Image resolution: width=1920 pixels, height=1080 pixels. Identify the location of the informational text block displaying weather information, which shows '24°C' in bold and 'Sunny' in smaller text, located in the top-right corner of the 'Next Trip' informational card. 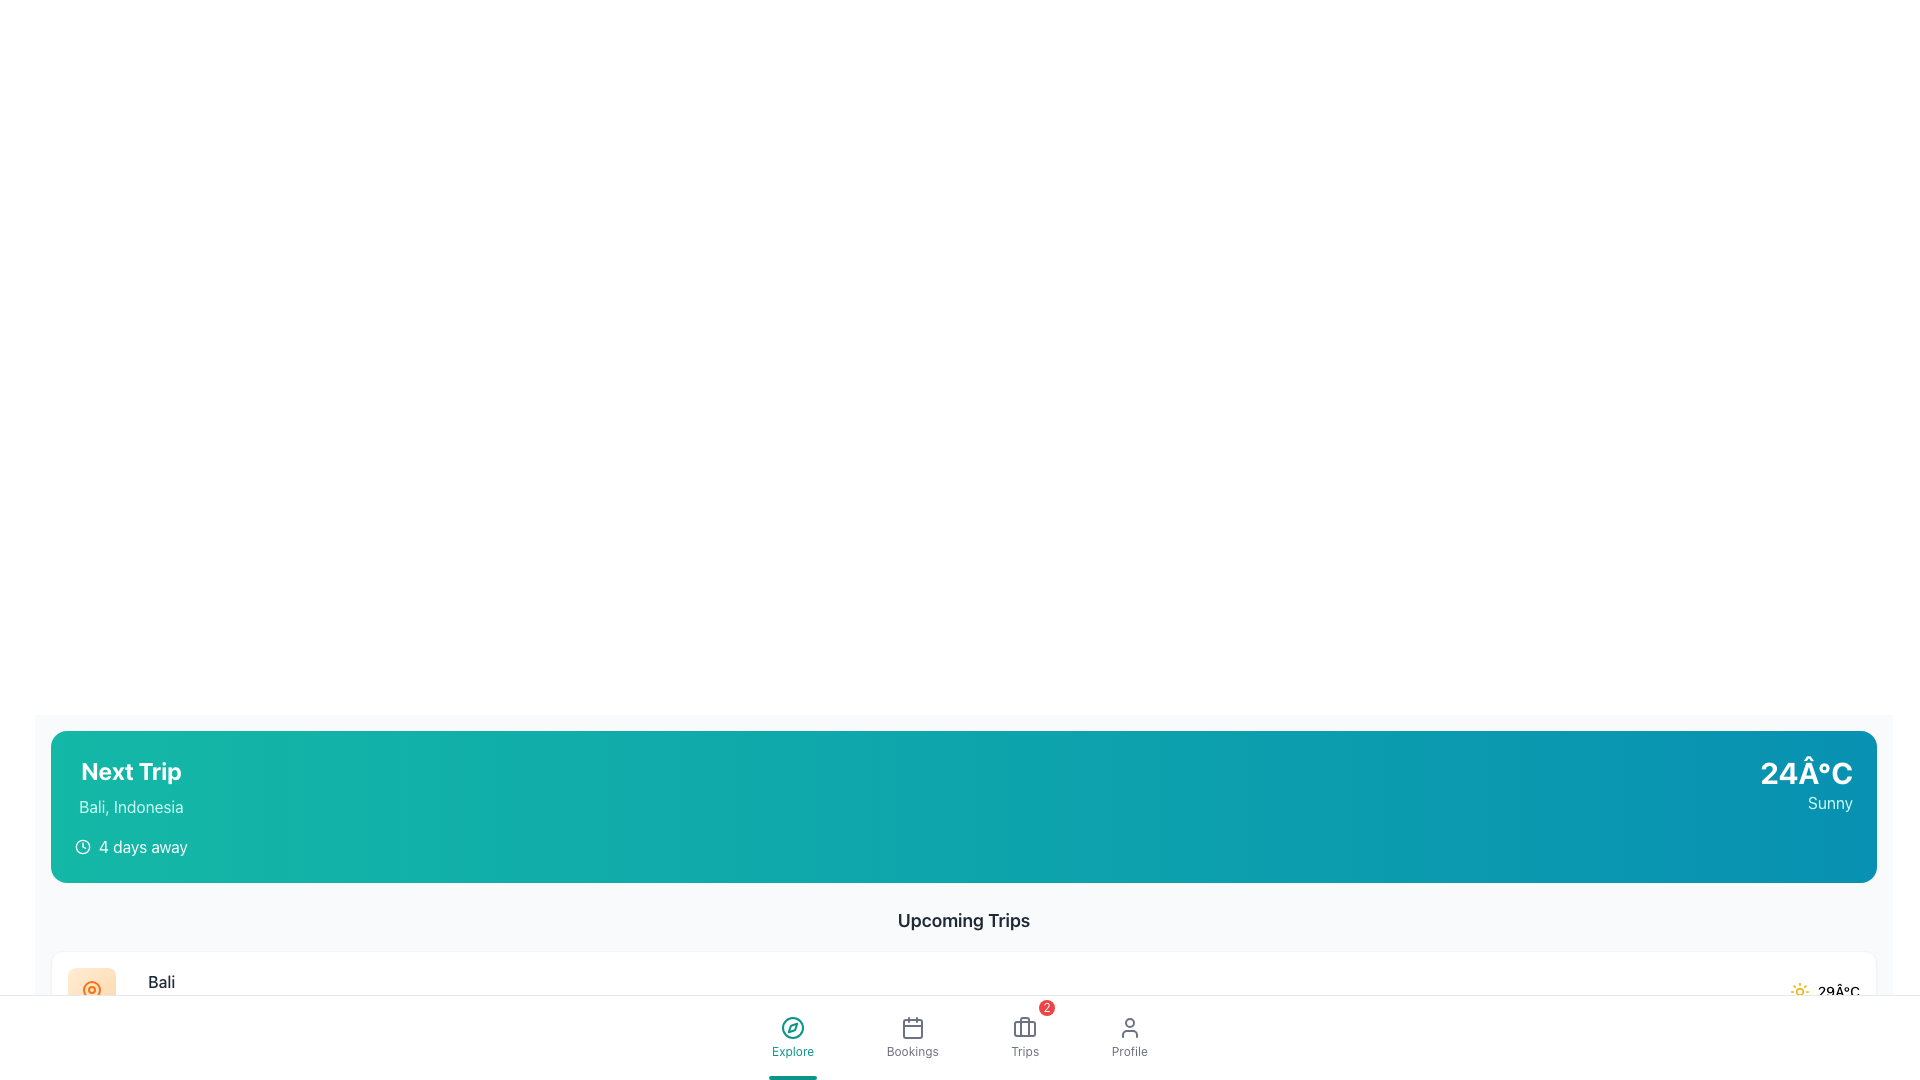
(1806, 784).